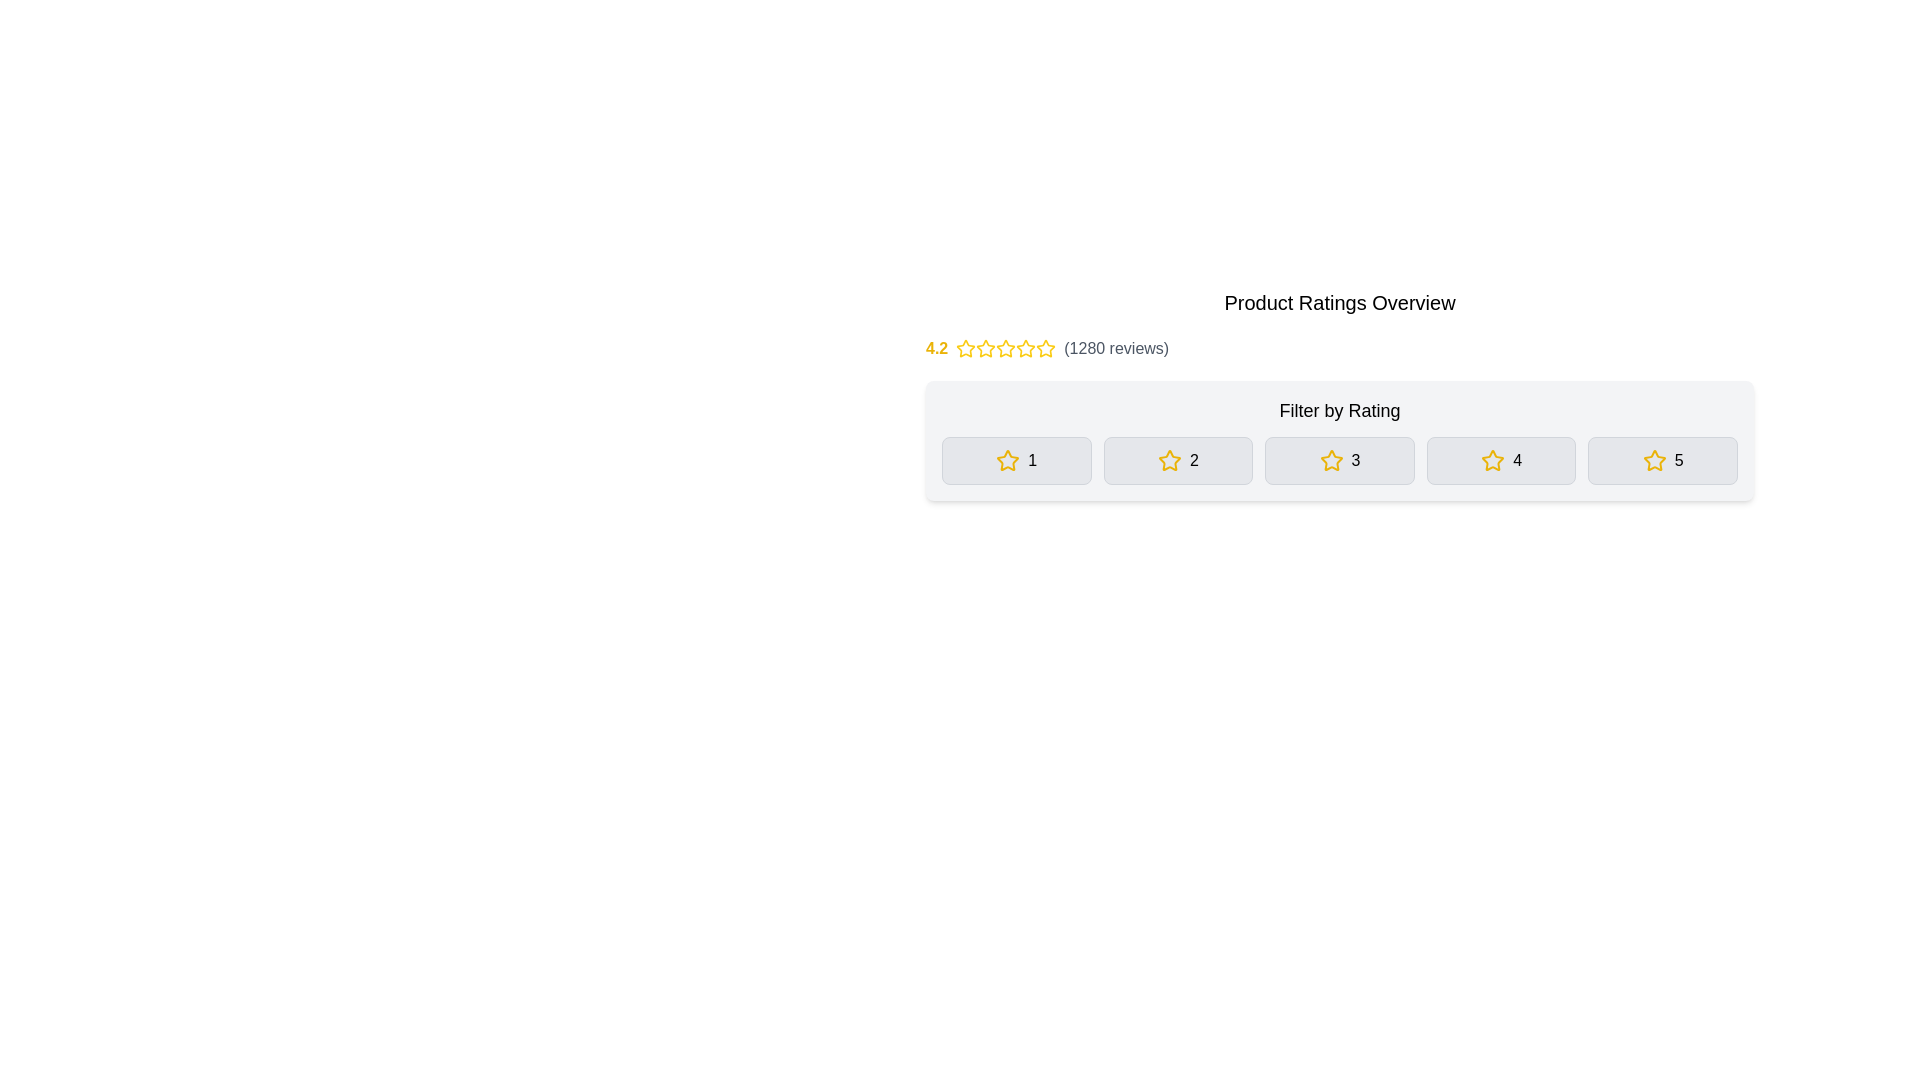 The height and width of the screenshot is (1080, 1920). I want to click on the static text displaying the numeral '1', which represents the first rating level in the filter system, located to the right of the yellow star icon, so click(1032, 461).